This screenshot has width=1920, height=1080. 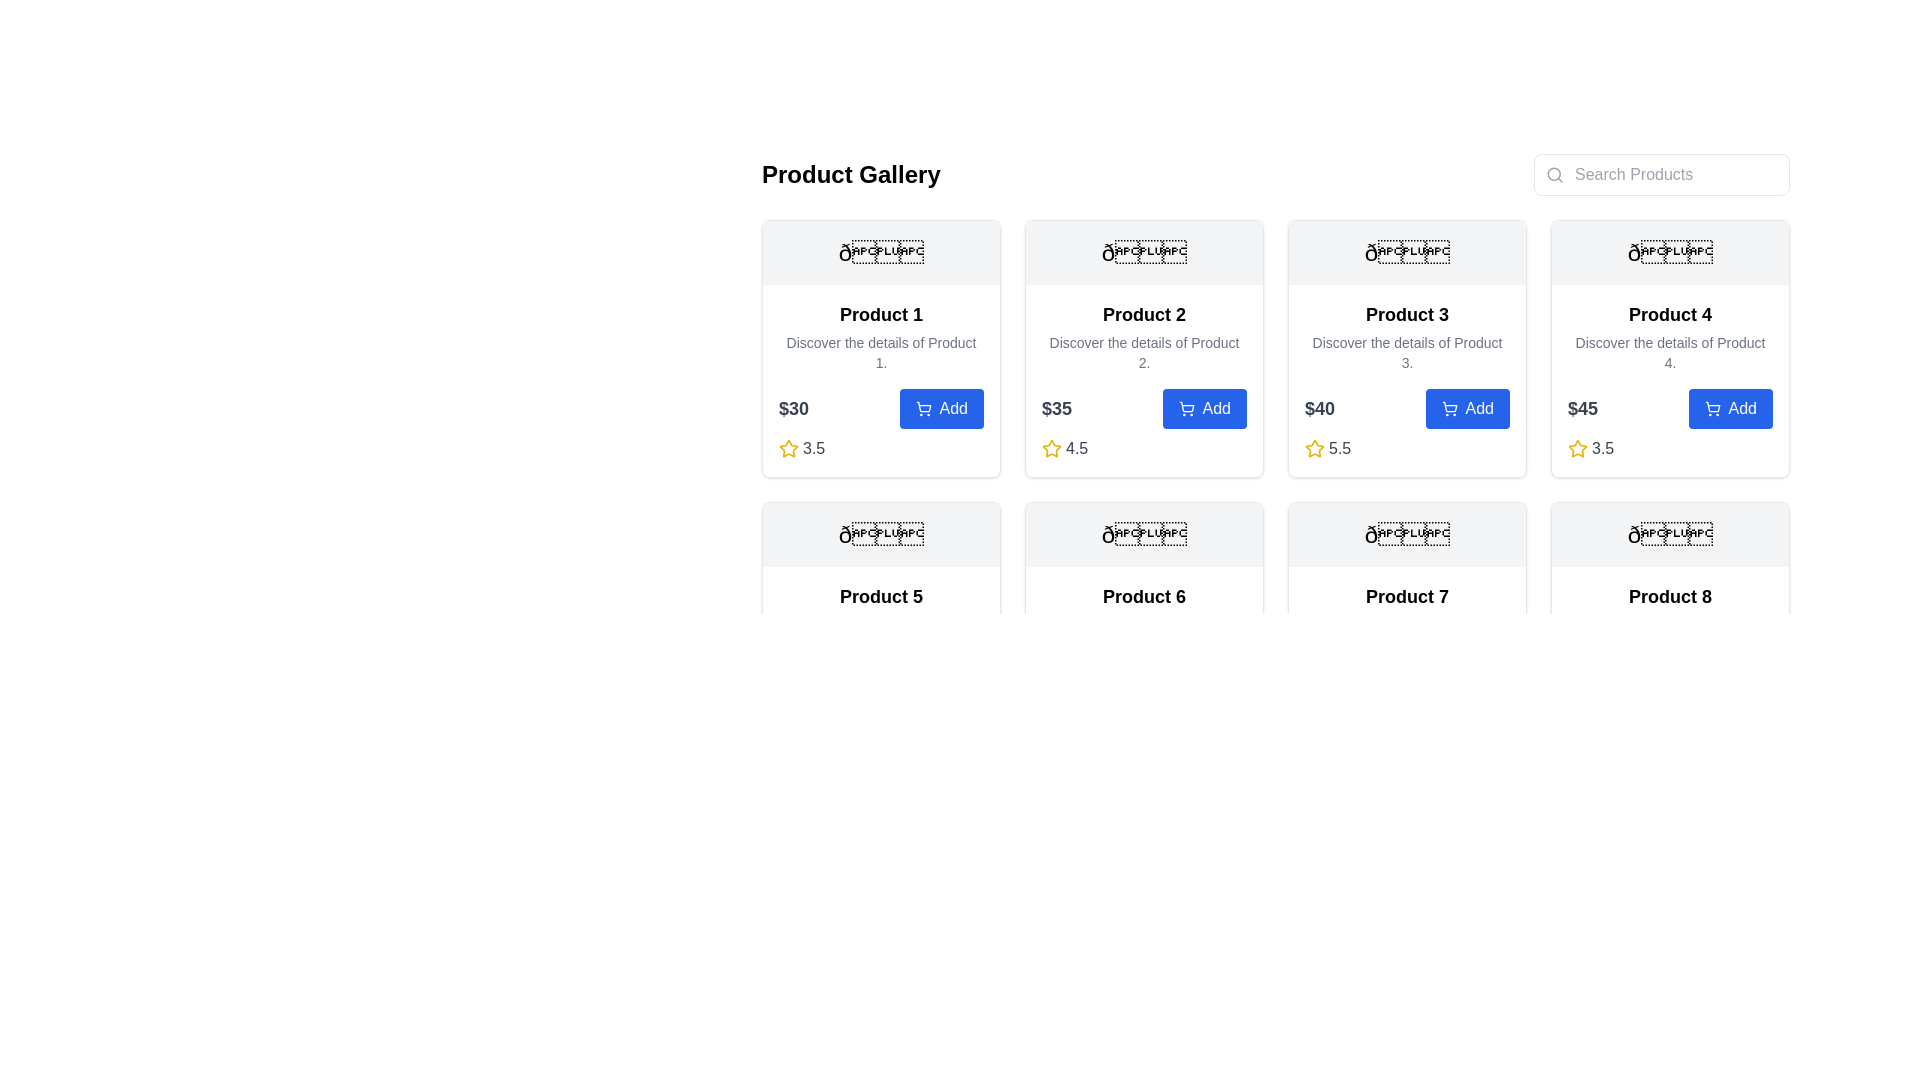 I want to click on the Icon or Decorative Symbol with a gray background located at the top of the 'Product 7' card, which is centered horizontally and positioned above the text content, so click(x=1406, y=534).